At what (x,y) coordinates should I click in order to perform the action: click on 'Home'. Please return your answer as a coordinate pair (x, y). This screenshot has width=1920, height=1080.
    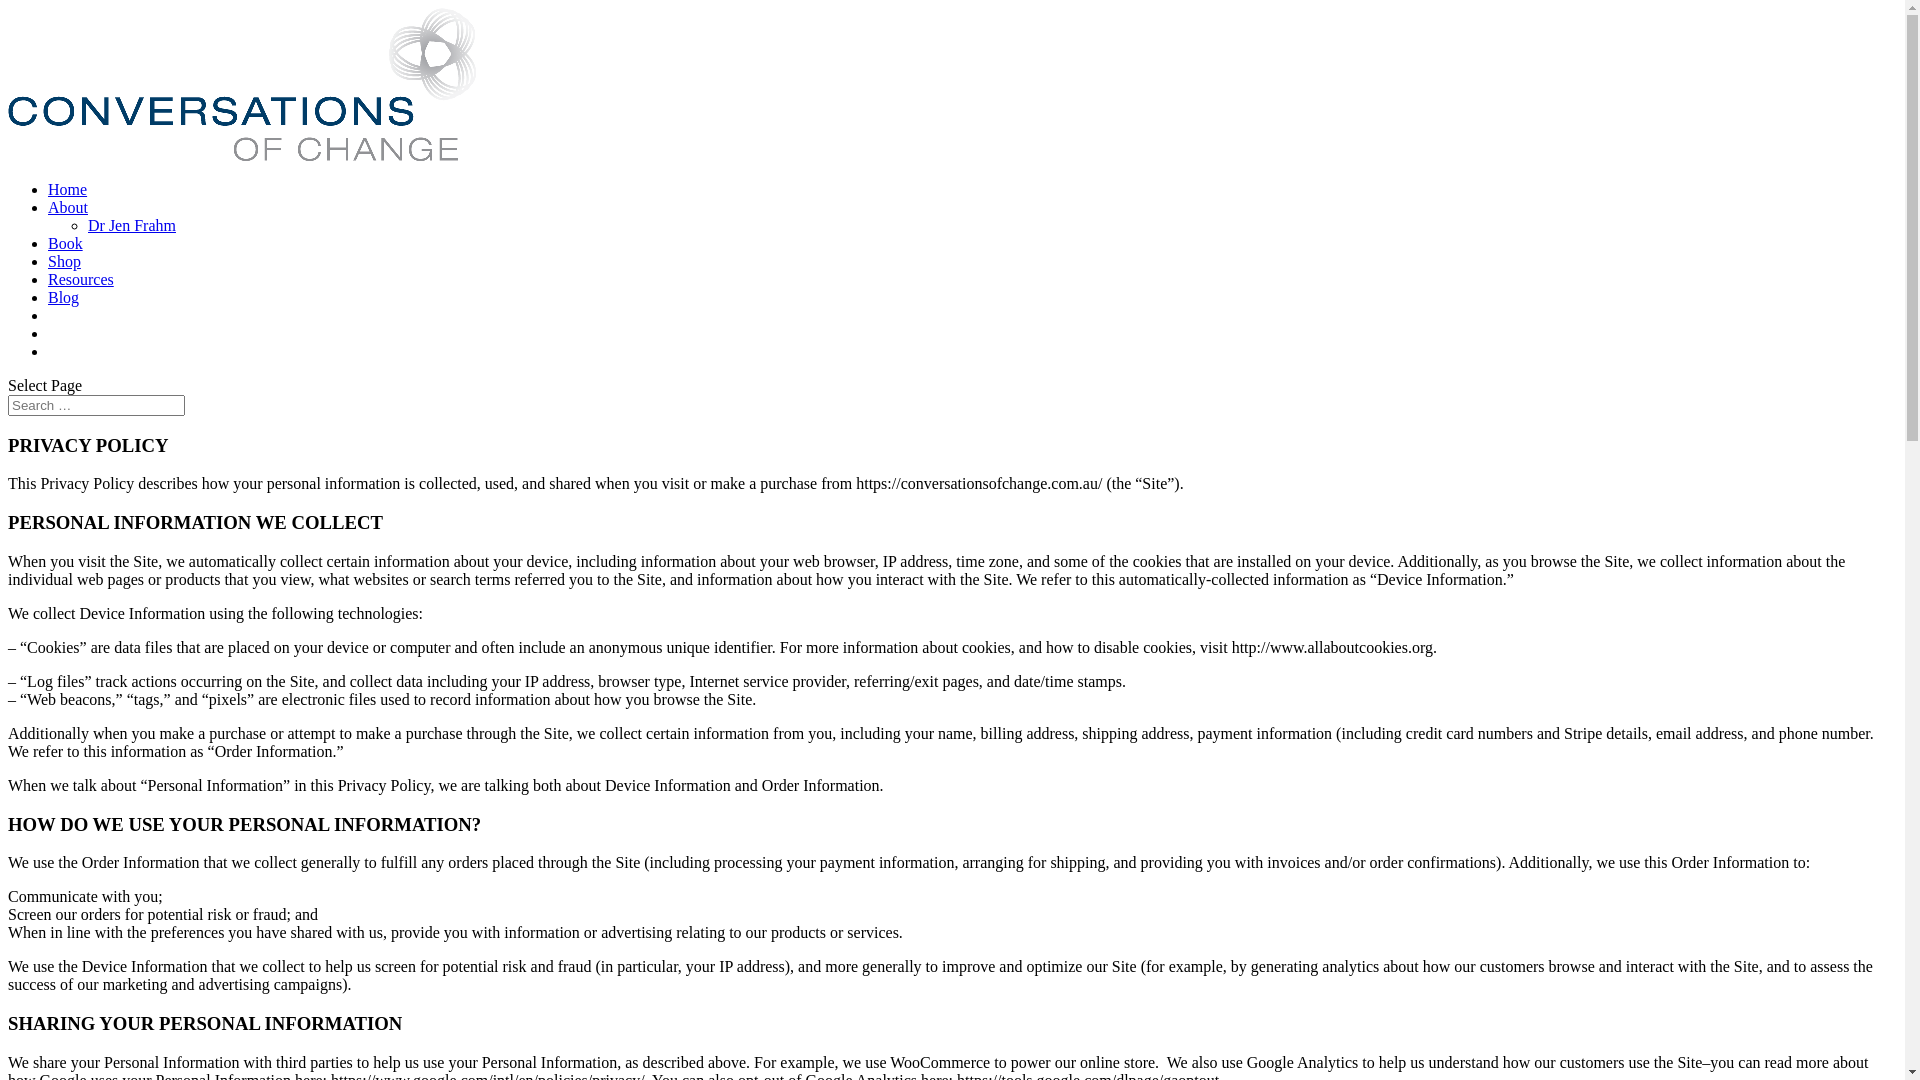
    Looking at the image, I should click on (67, 189).